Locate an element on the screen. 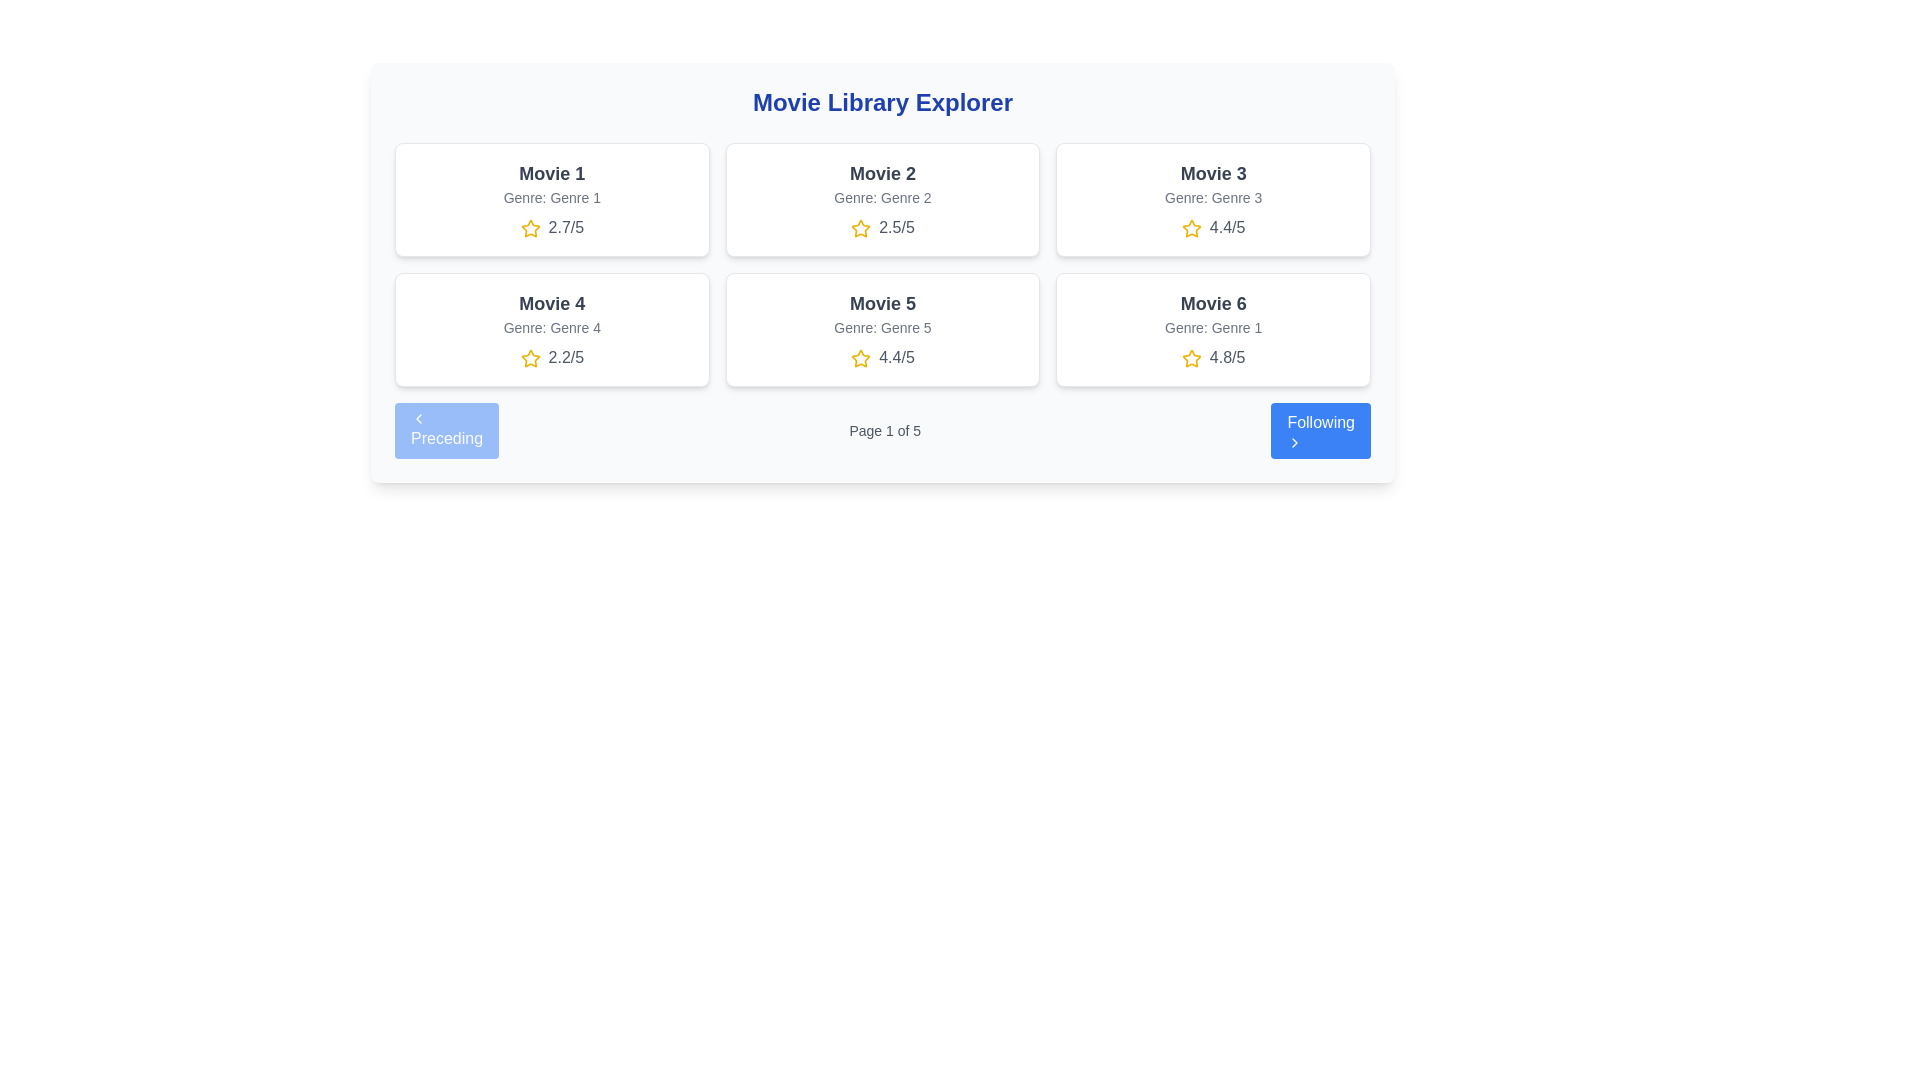 This screenshot has width=1920, height=1080. the text label that displays the title of the movie in the first card of the grid layout is located at coordinates (552, 172).